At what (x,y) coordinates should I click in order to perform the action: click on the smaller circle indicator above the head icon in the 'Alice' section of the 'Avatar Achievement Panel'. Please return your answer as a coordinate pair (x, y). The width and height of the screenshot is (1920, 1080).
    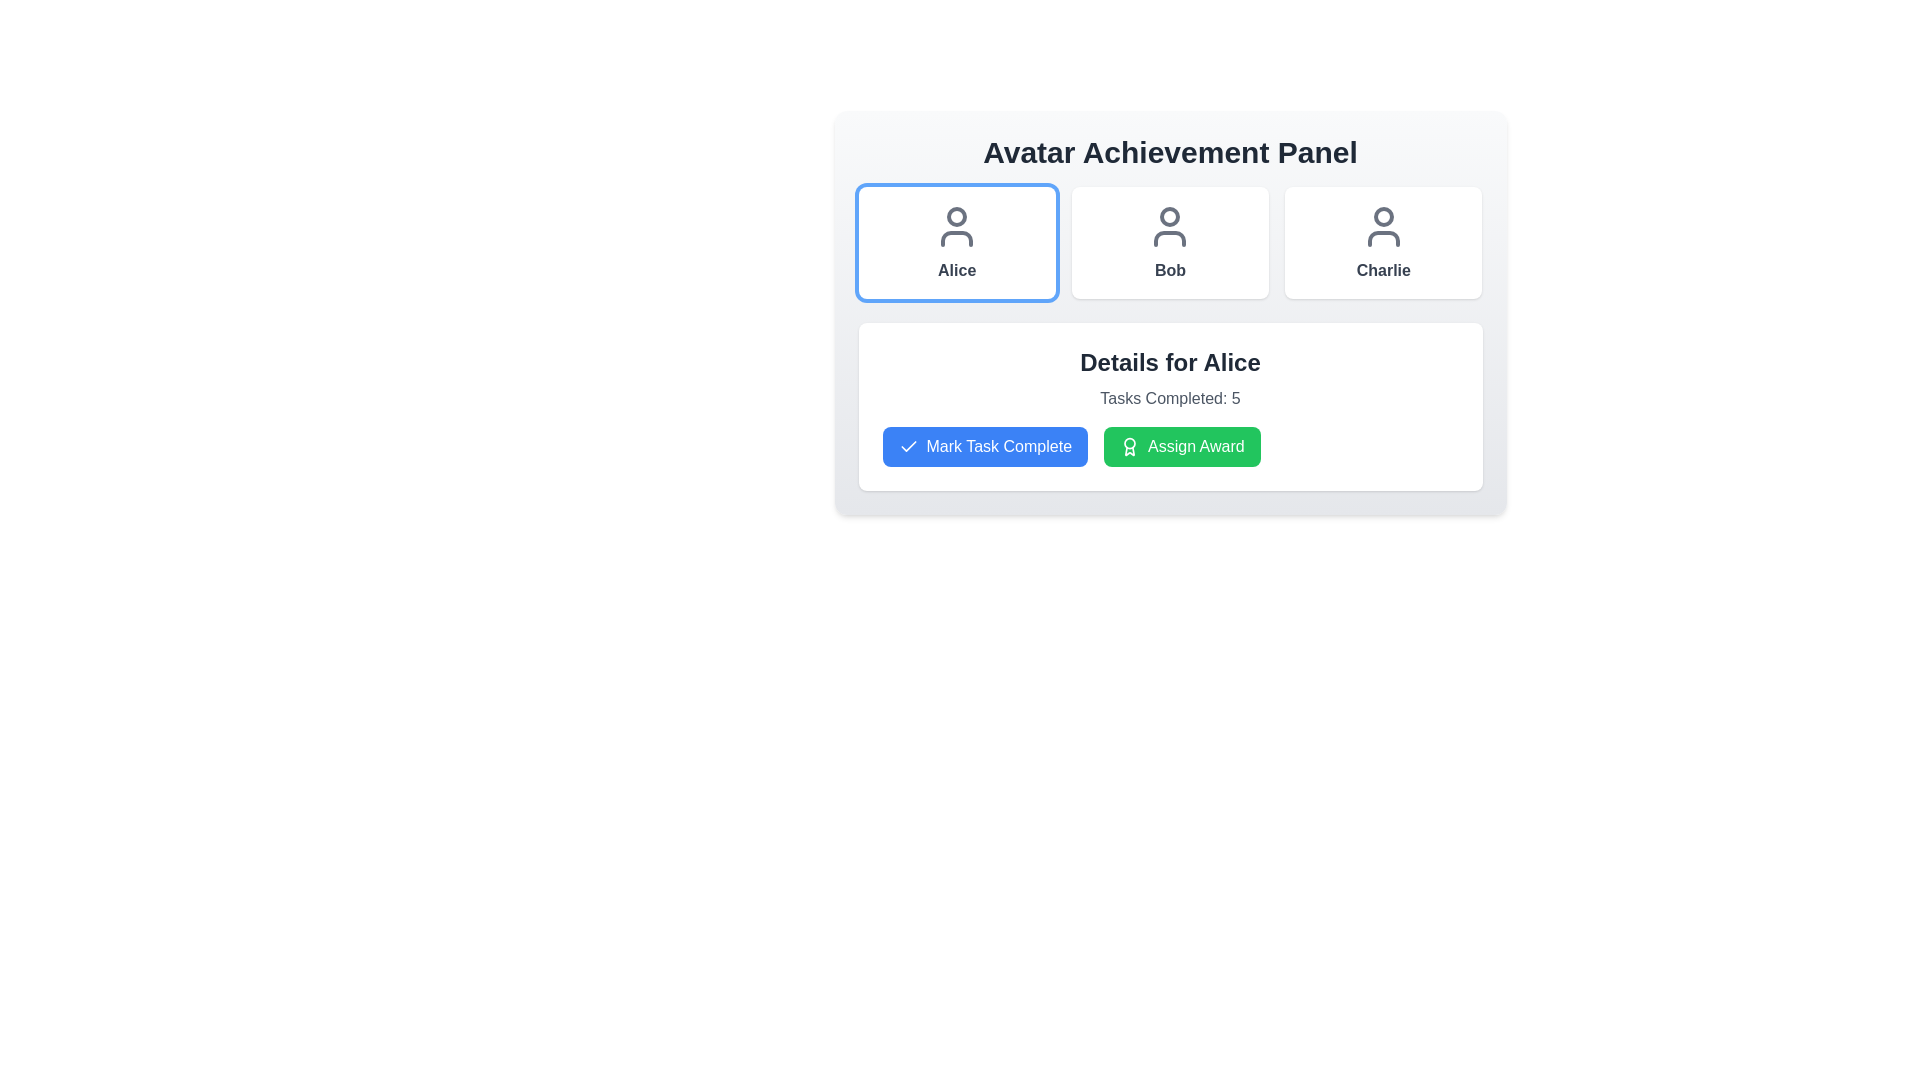
    Looking at the image, I should click on (956, 216).